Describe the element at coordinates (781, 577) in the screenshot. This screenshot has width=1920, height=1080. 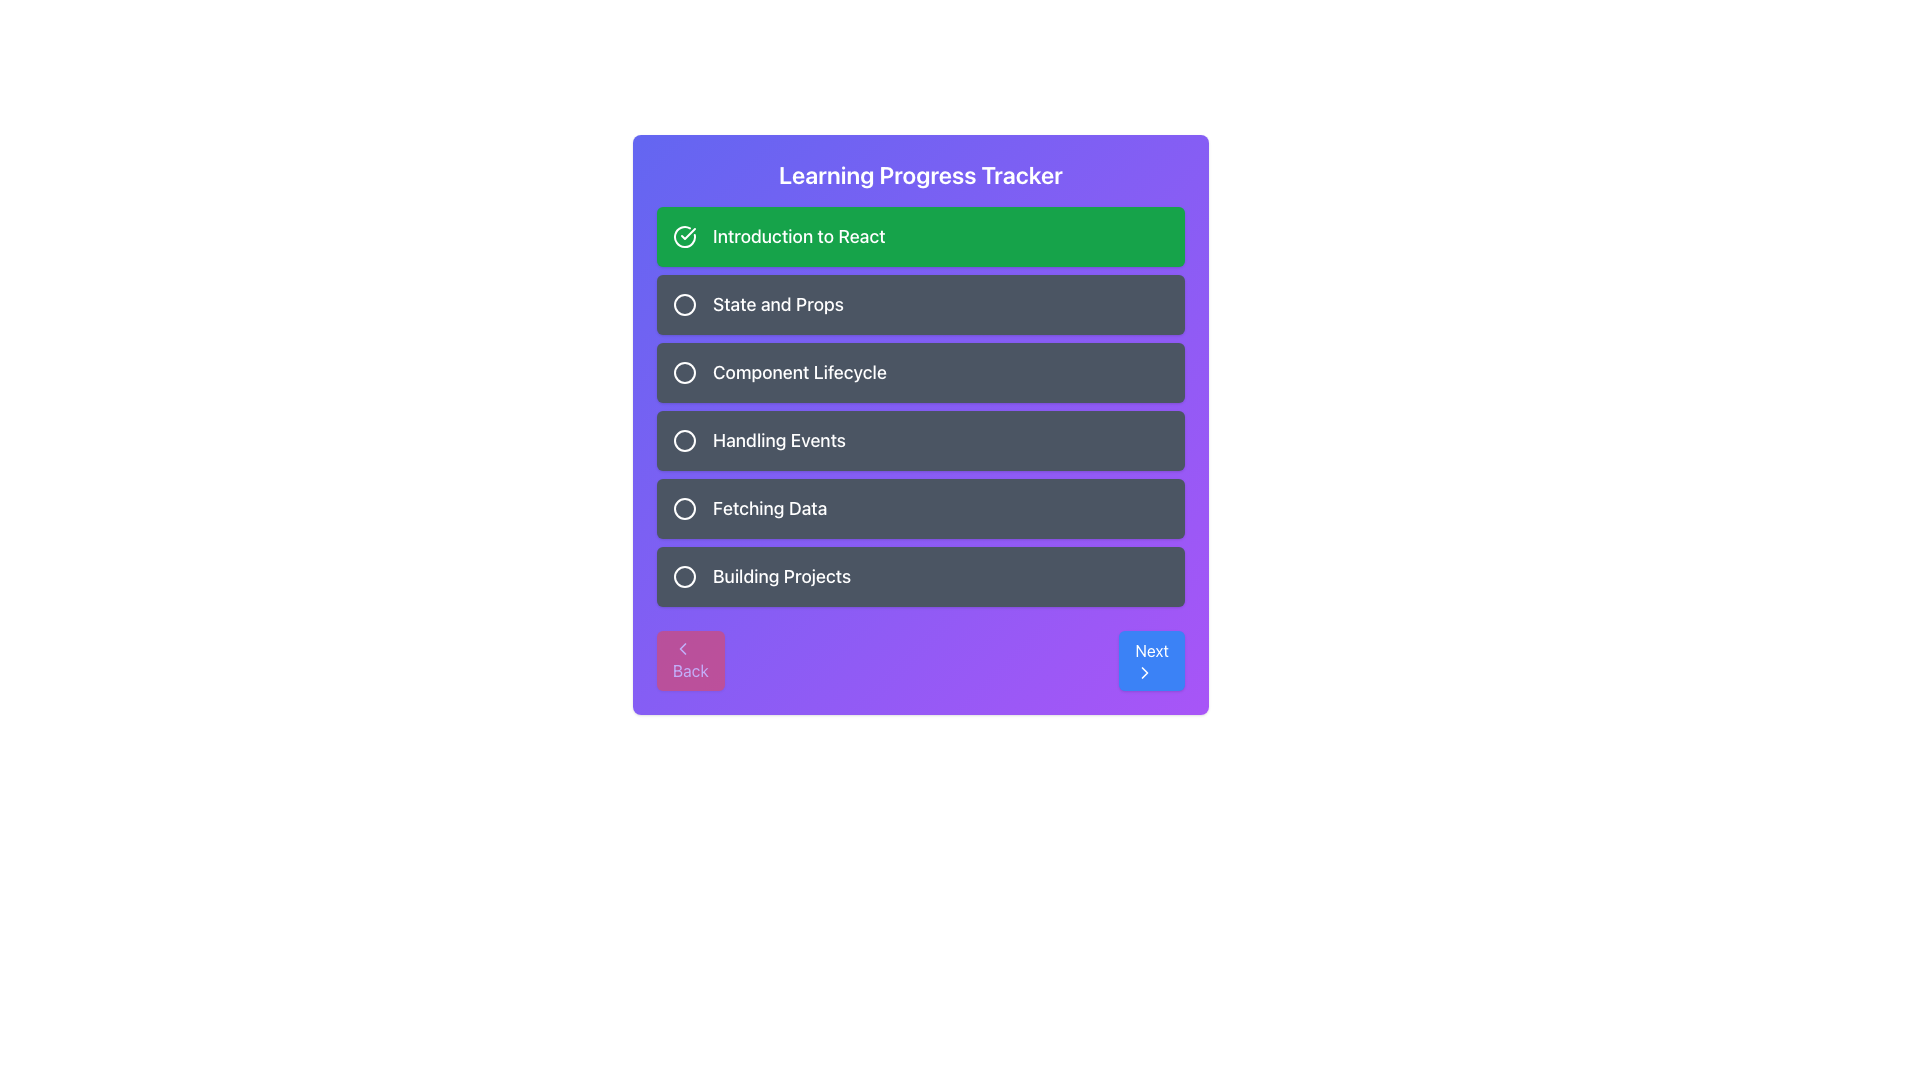
I see `the text label that denotes the title 'Building Projects' within the last row of the vertical progress tracker, located beneath the 'Fetching Data' item` at that location.